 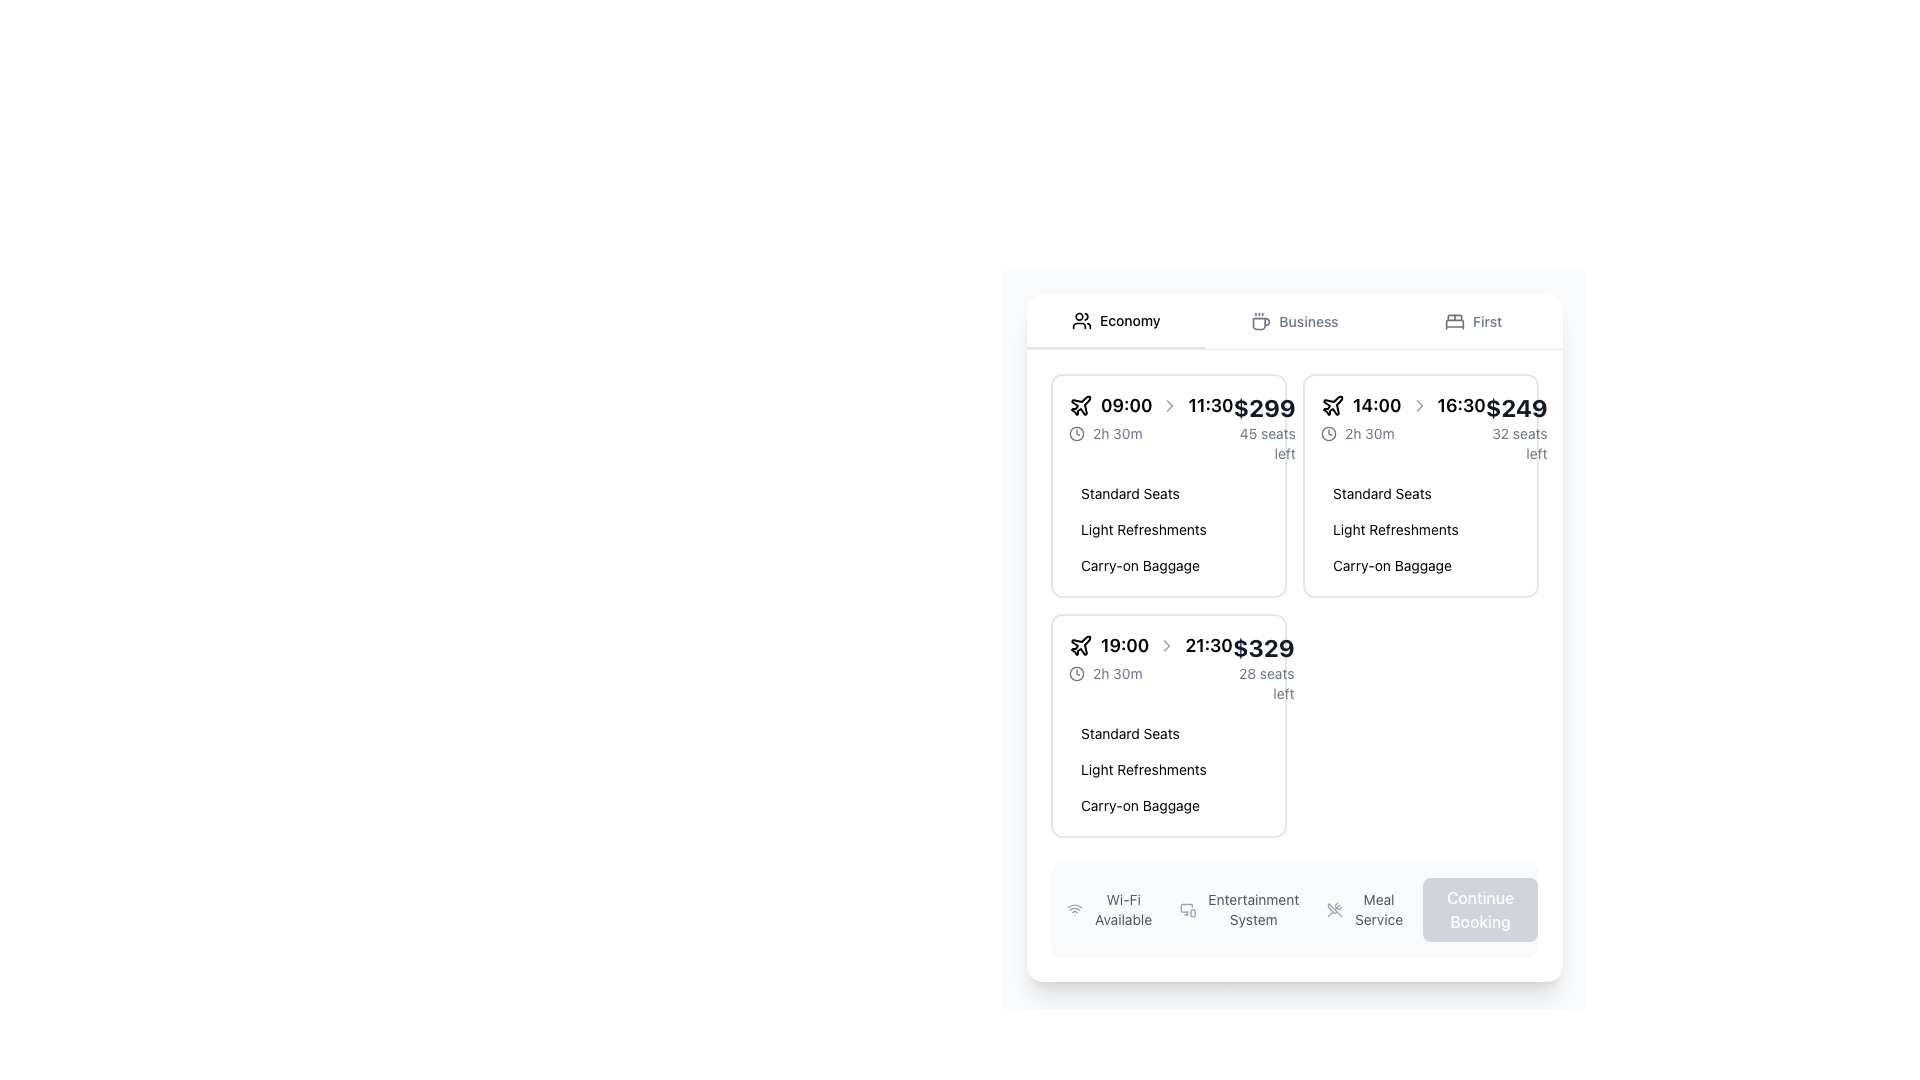 What do you see at coordinates (1402, 416) in the screenshot?
I see `the informational display component that shows flight duration and departure/arrival times` at bounding box center [1402, 416].